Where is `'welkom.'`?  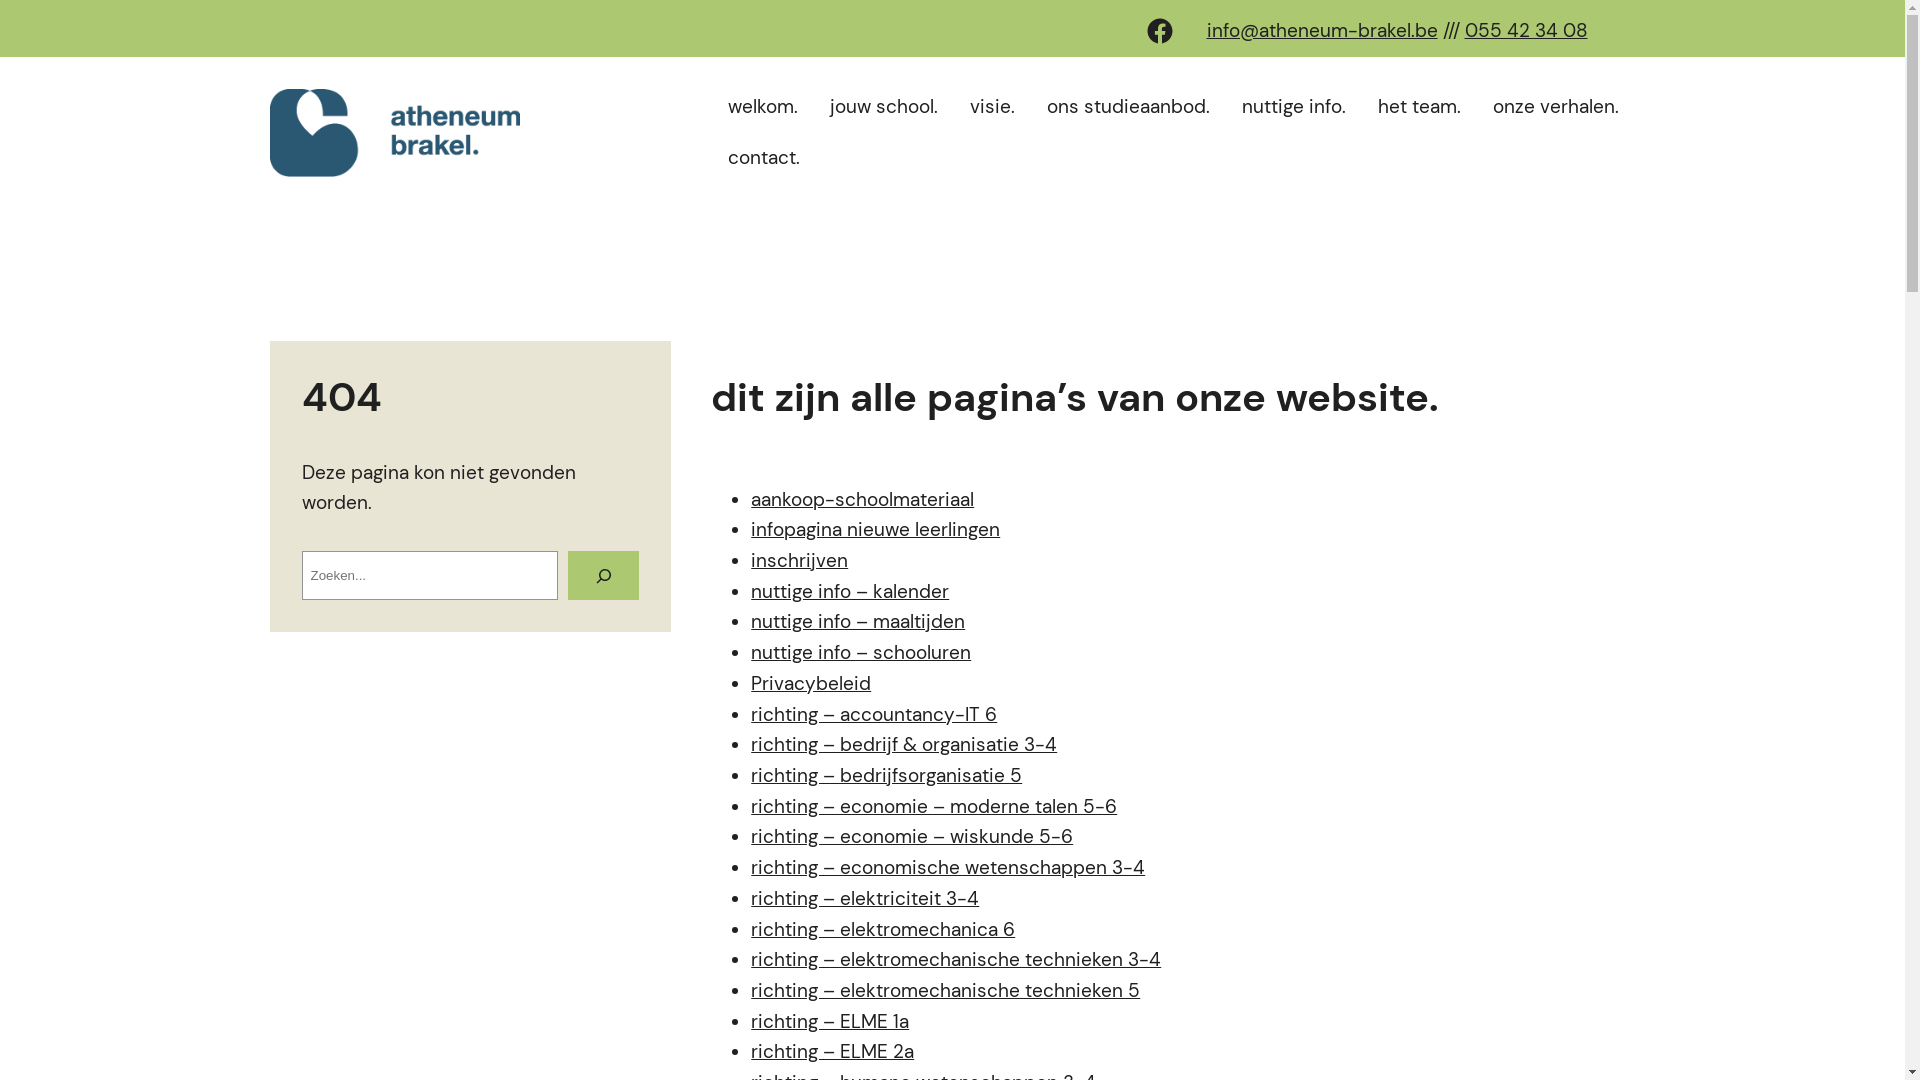
'welkom.' is located at coordinates (762, 107).